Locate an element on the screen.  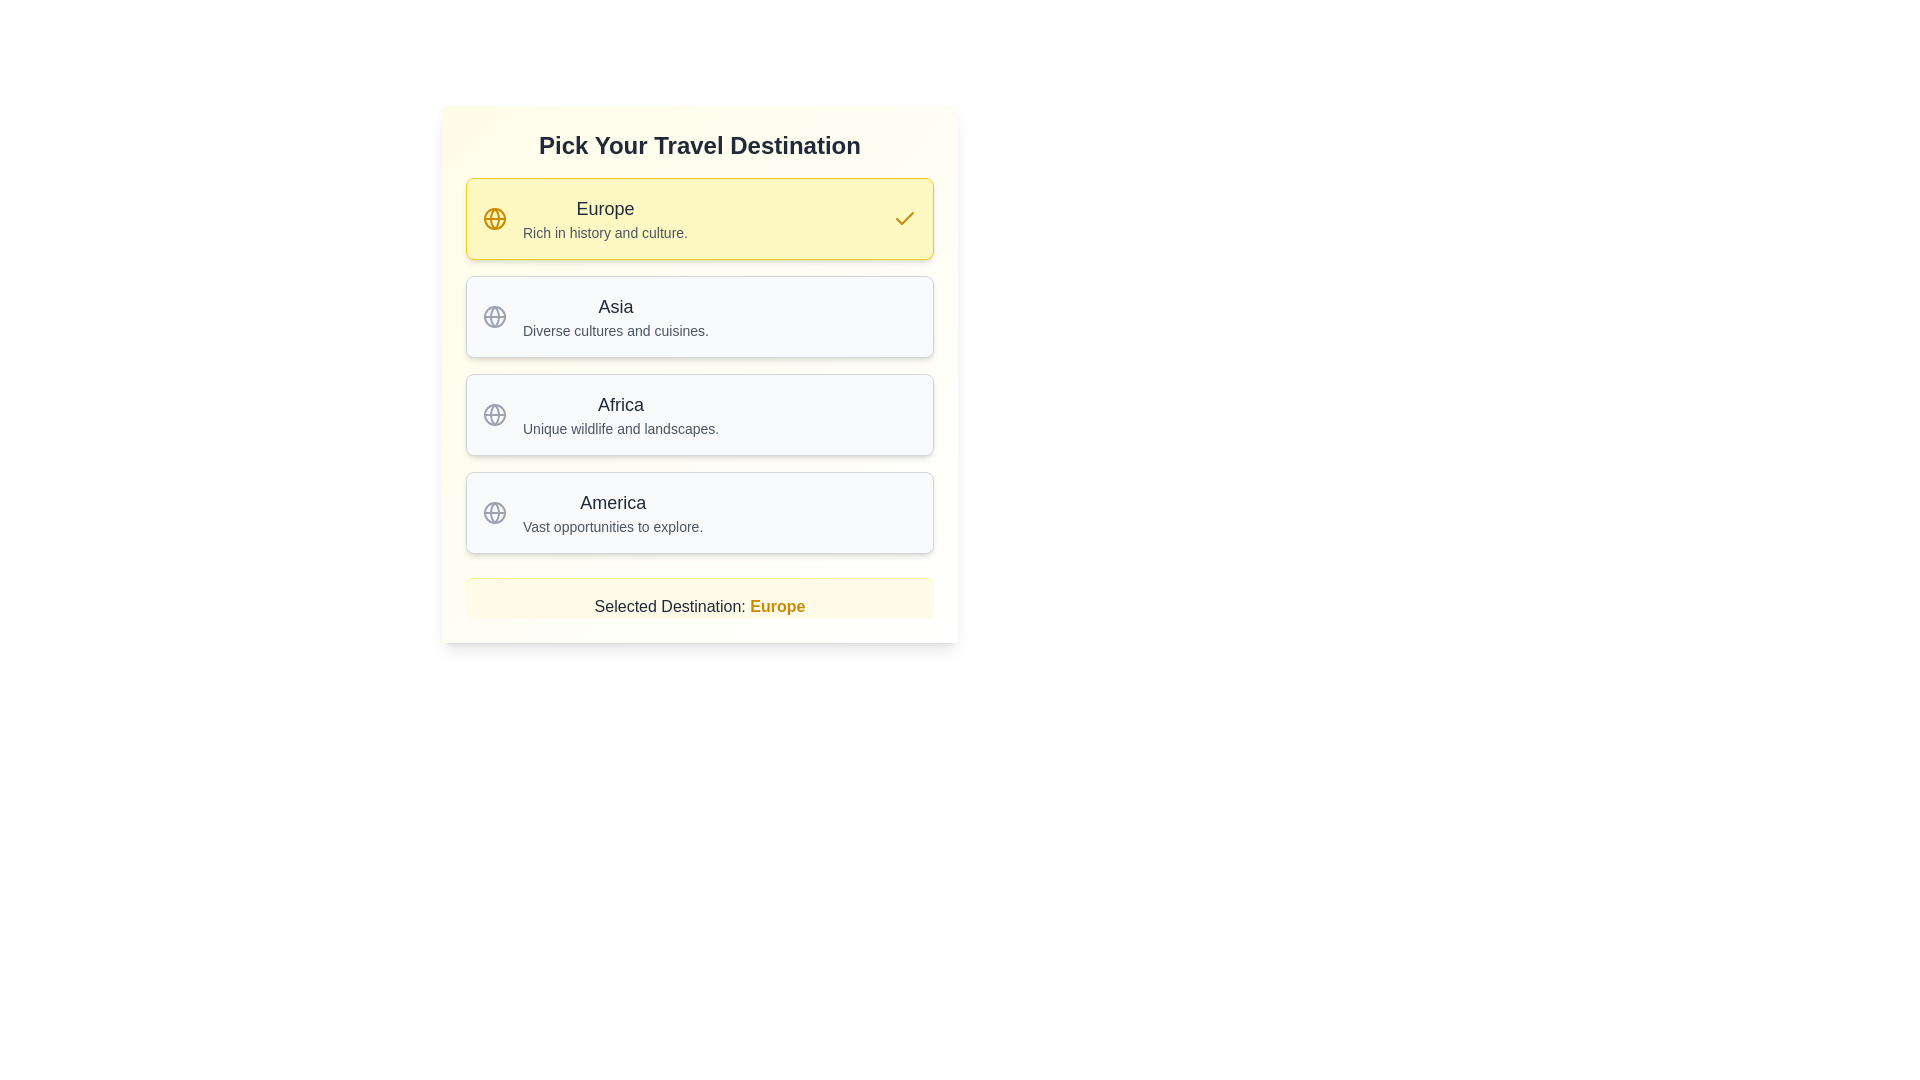
the prominently styled 'Asia' text label, which is the second item in a vertical list of travel destinations is located at coordinates (614, 307).